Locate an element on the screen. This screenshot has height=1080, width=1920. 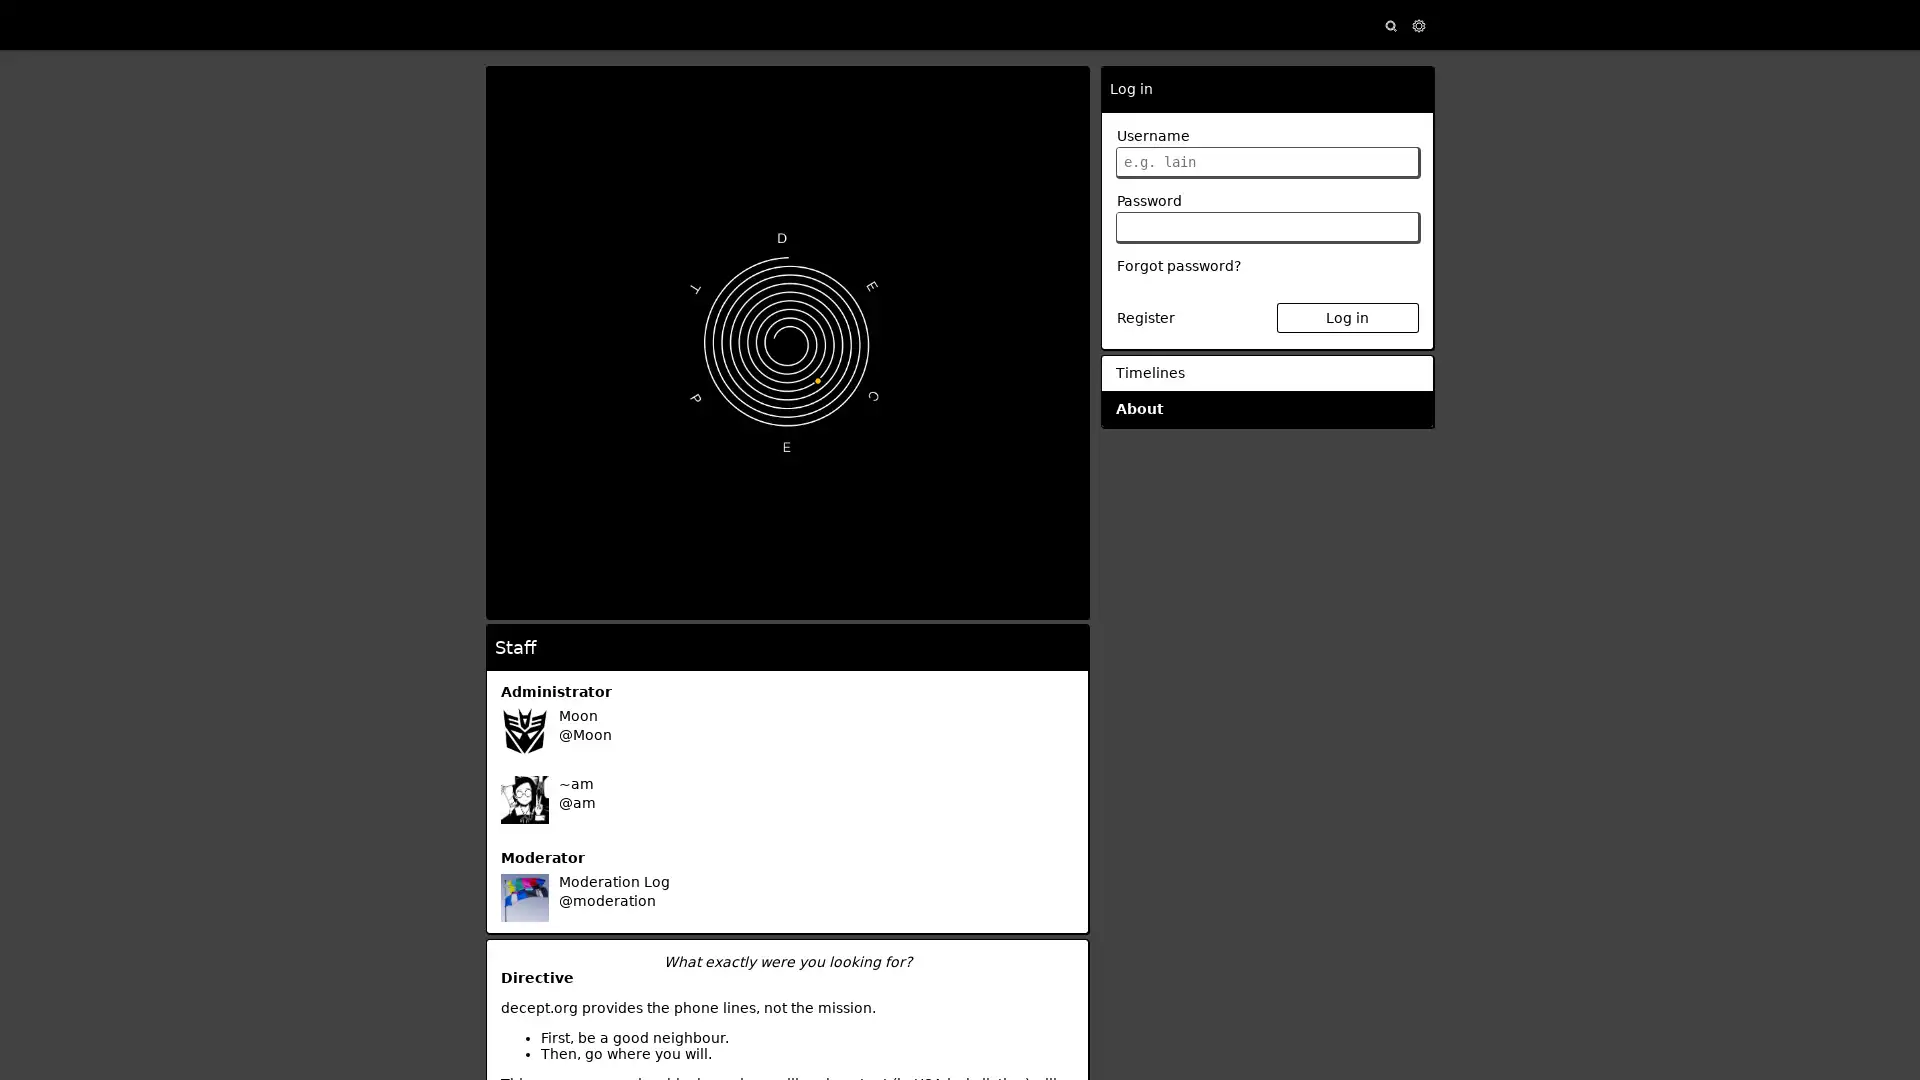
Log in is located at coordinates (1347, 316).